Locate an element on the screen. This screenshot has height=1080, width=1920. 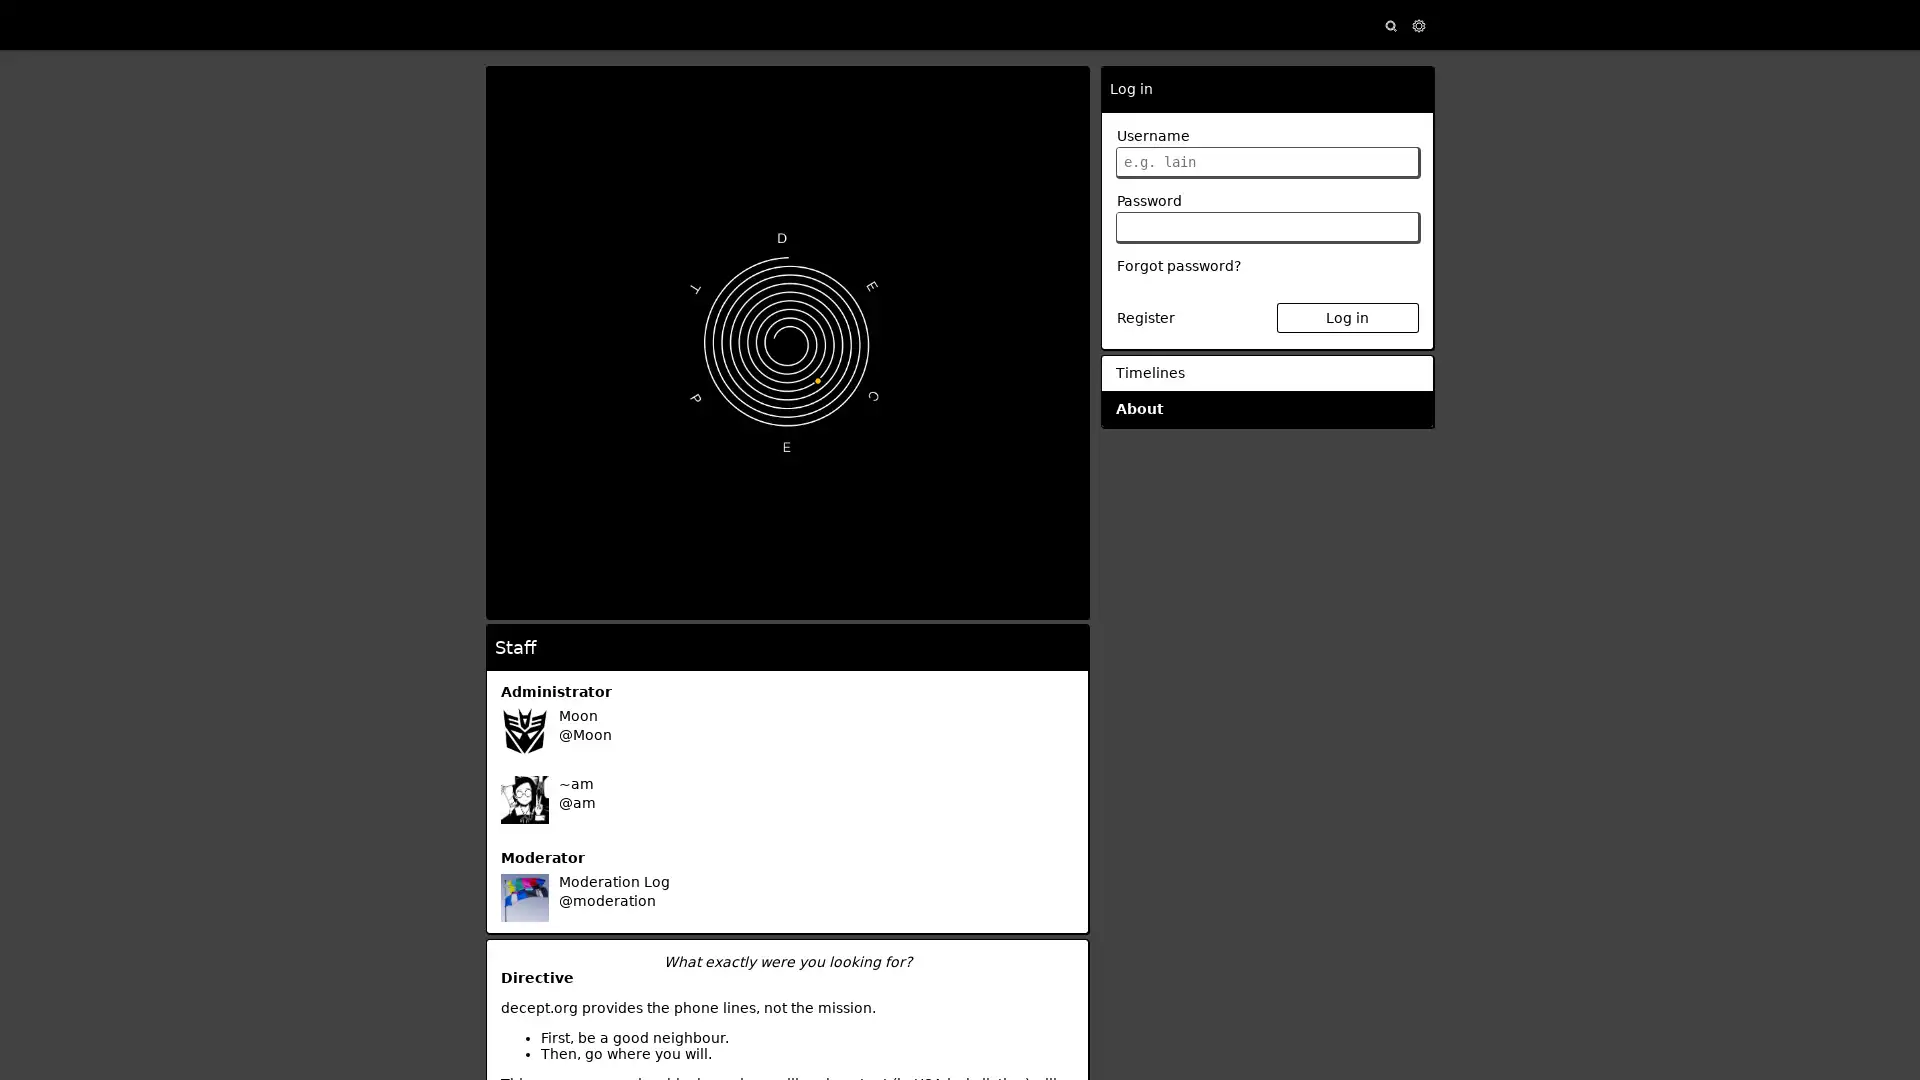
Log in is located at coordinates (1347, 316).